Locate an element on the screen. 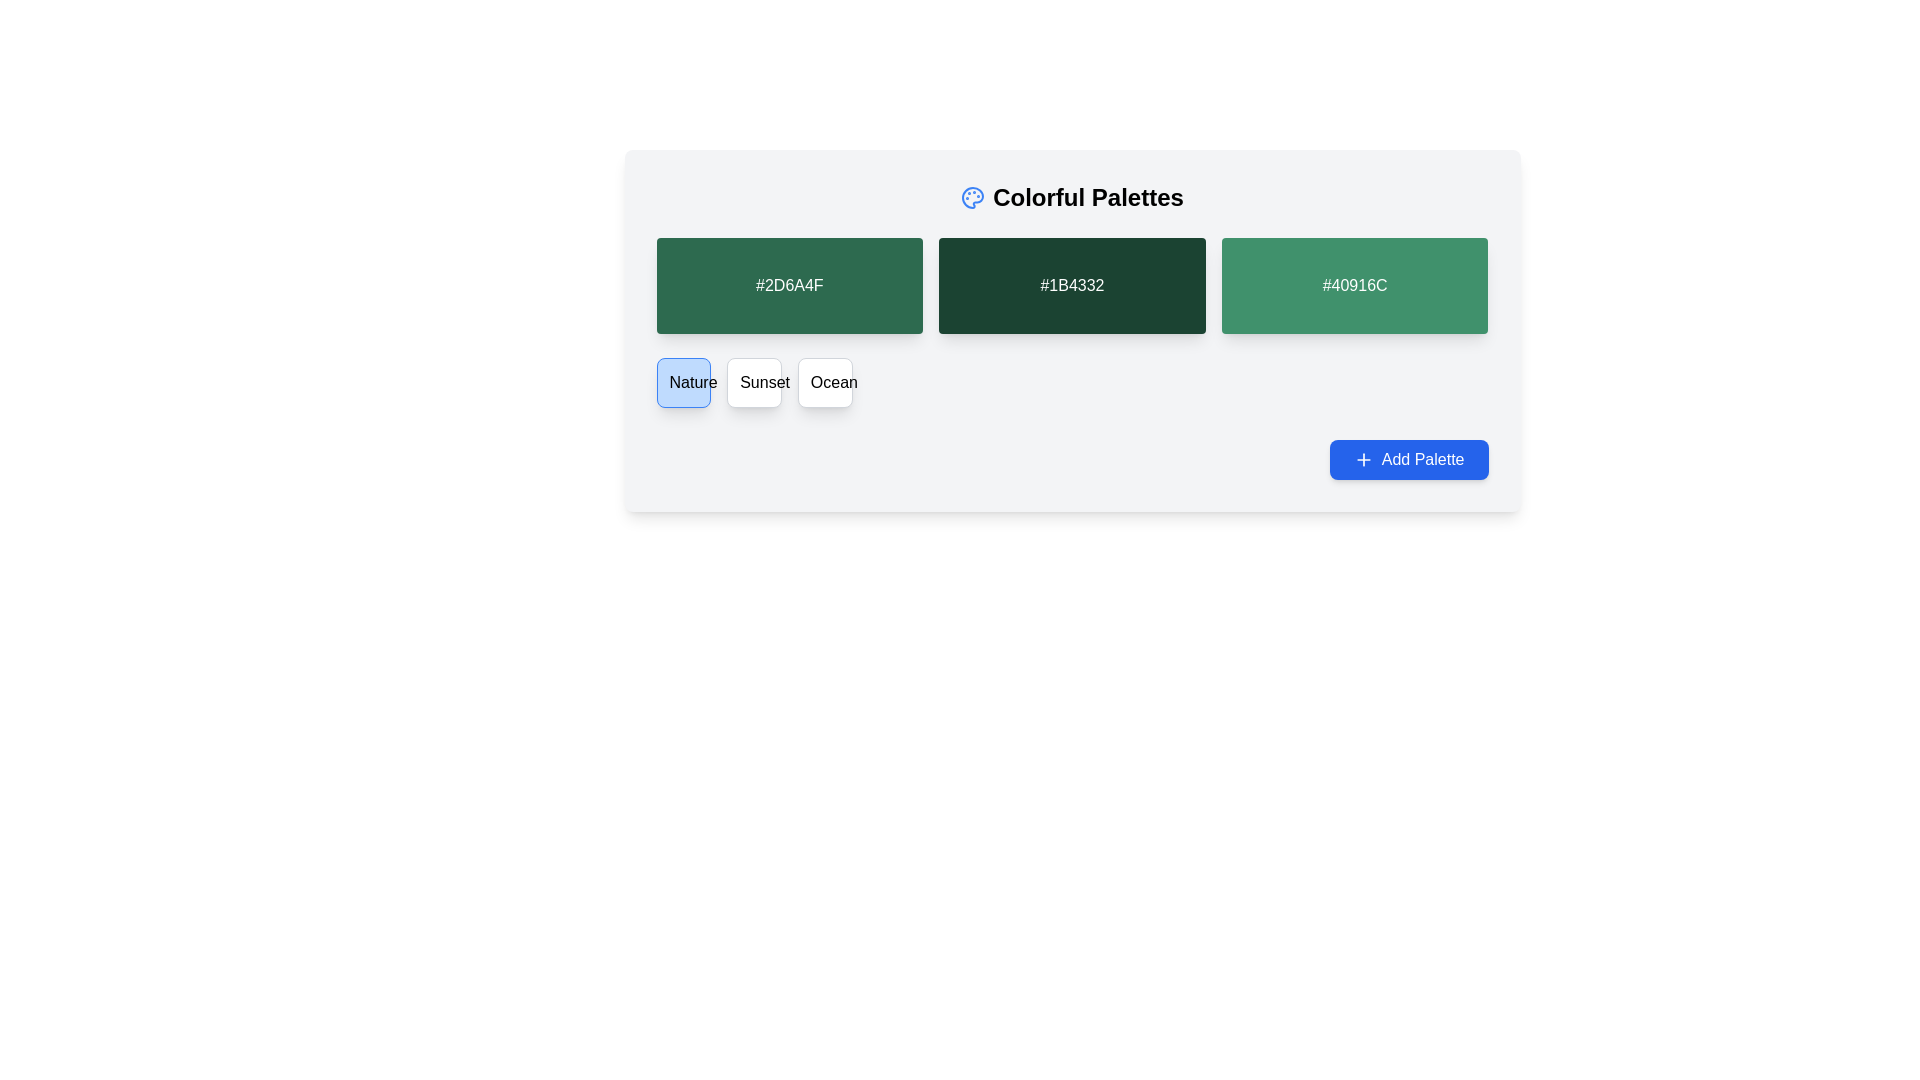  the small plus icon rendered in SVG format, located inside the 'Add Palette' button in the bottom right corner of the interface is located at coordinates (1362, 459).